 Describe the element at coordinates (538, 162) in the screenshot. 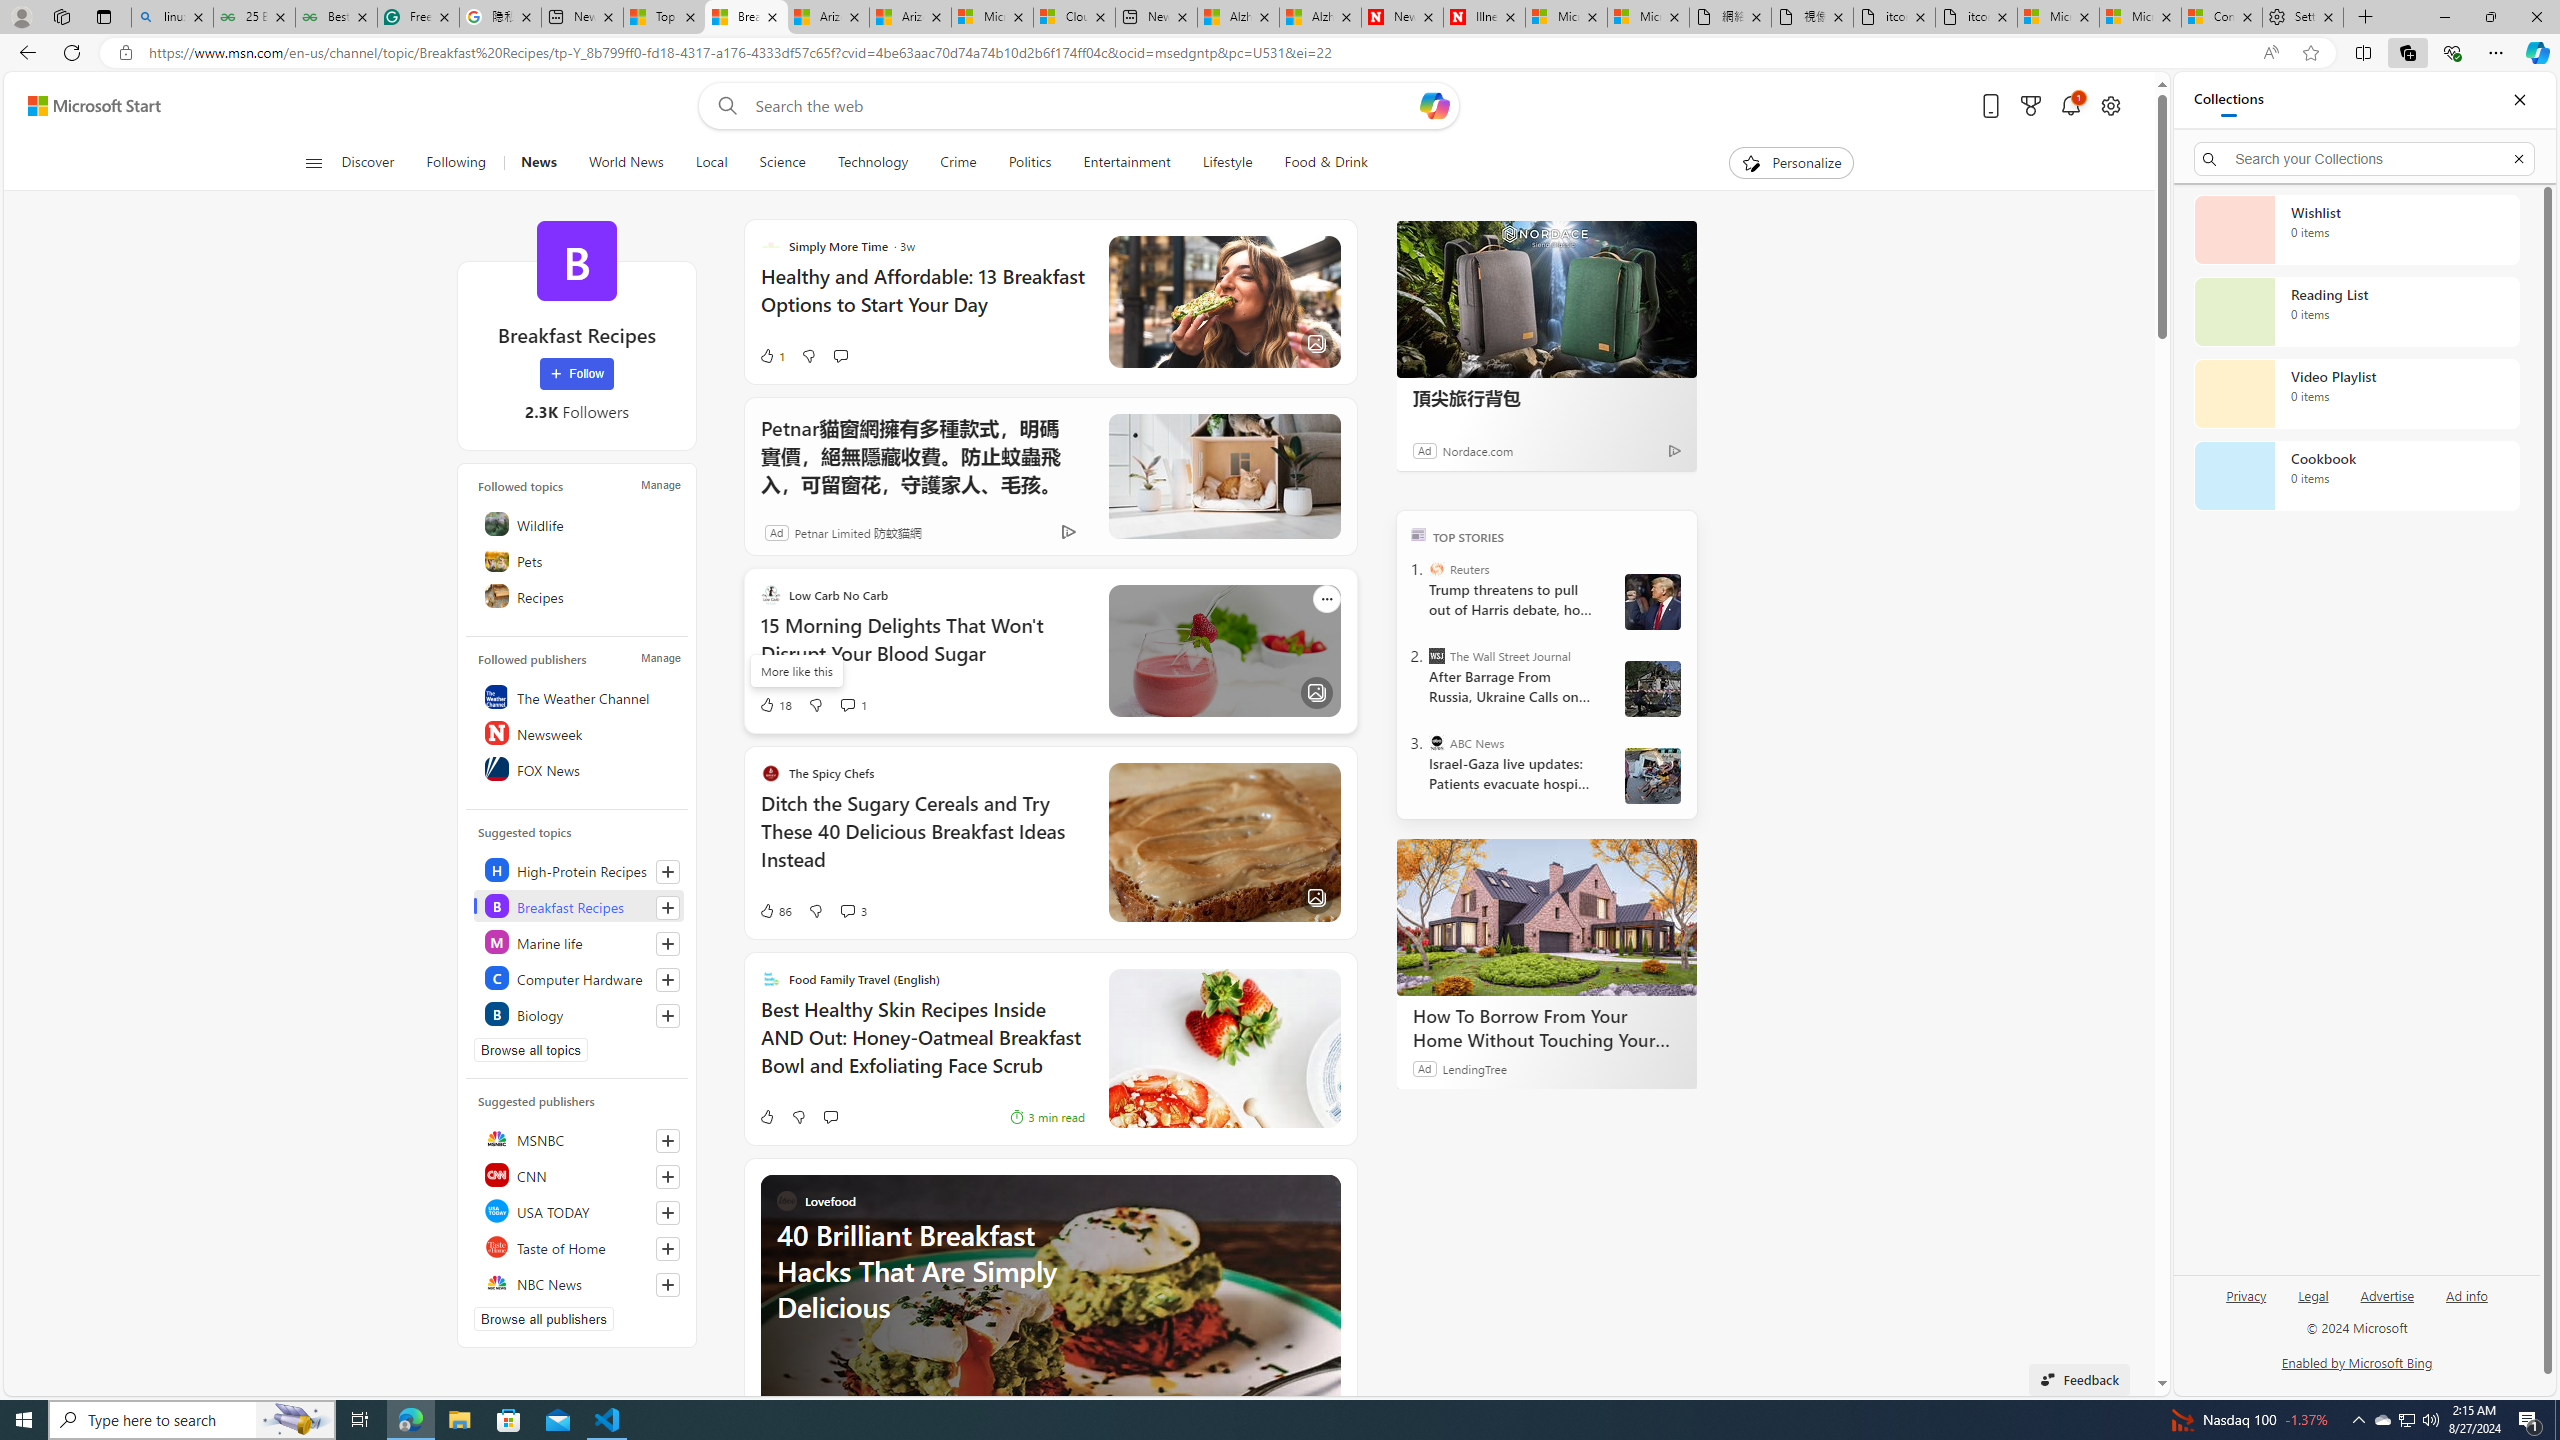

I see `'News'` at that location.